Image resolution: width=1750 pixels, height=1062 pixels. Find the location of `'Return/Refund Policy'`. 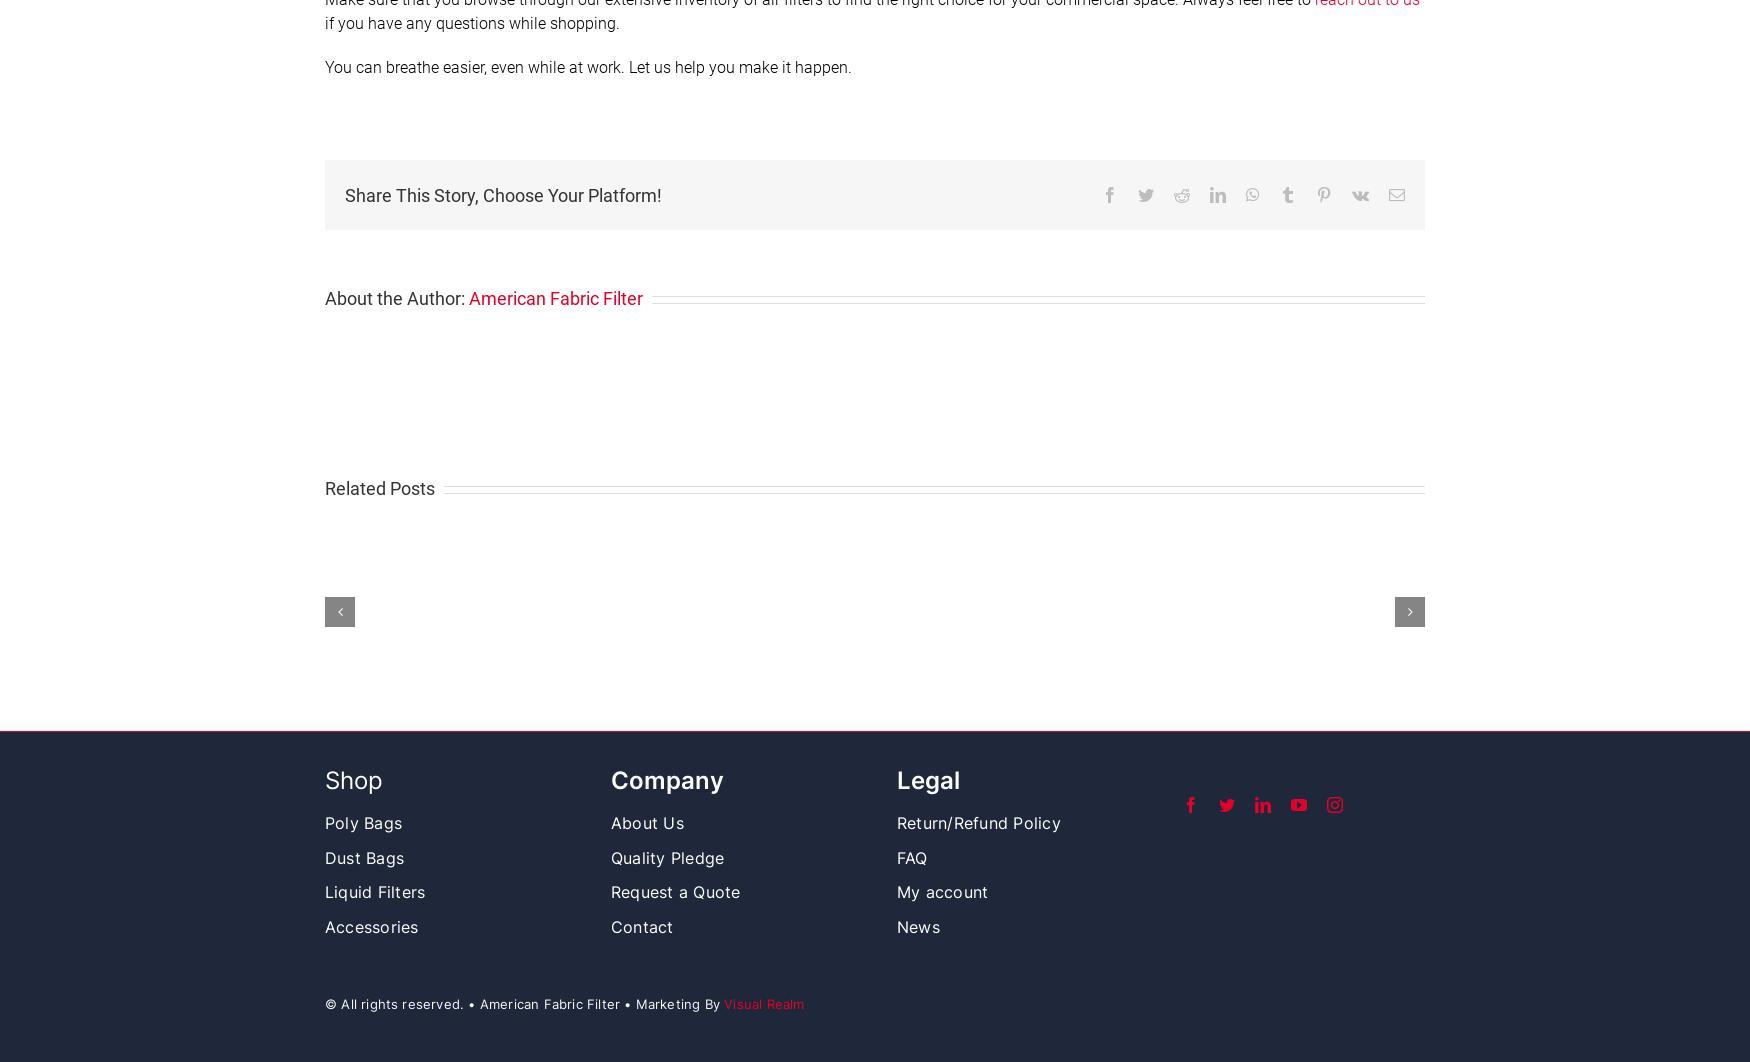

'Return/Refund Policy' is located at coordinates (978, 822).